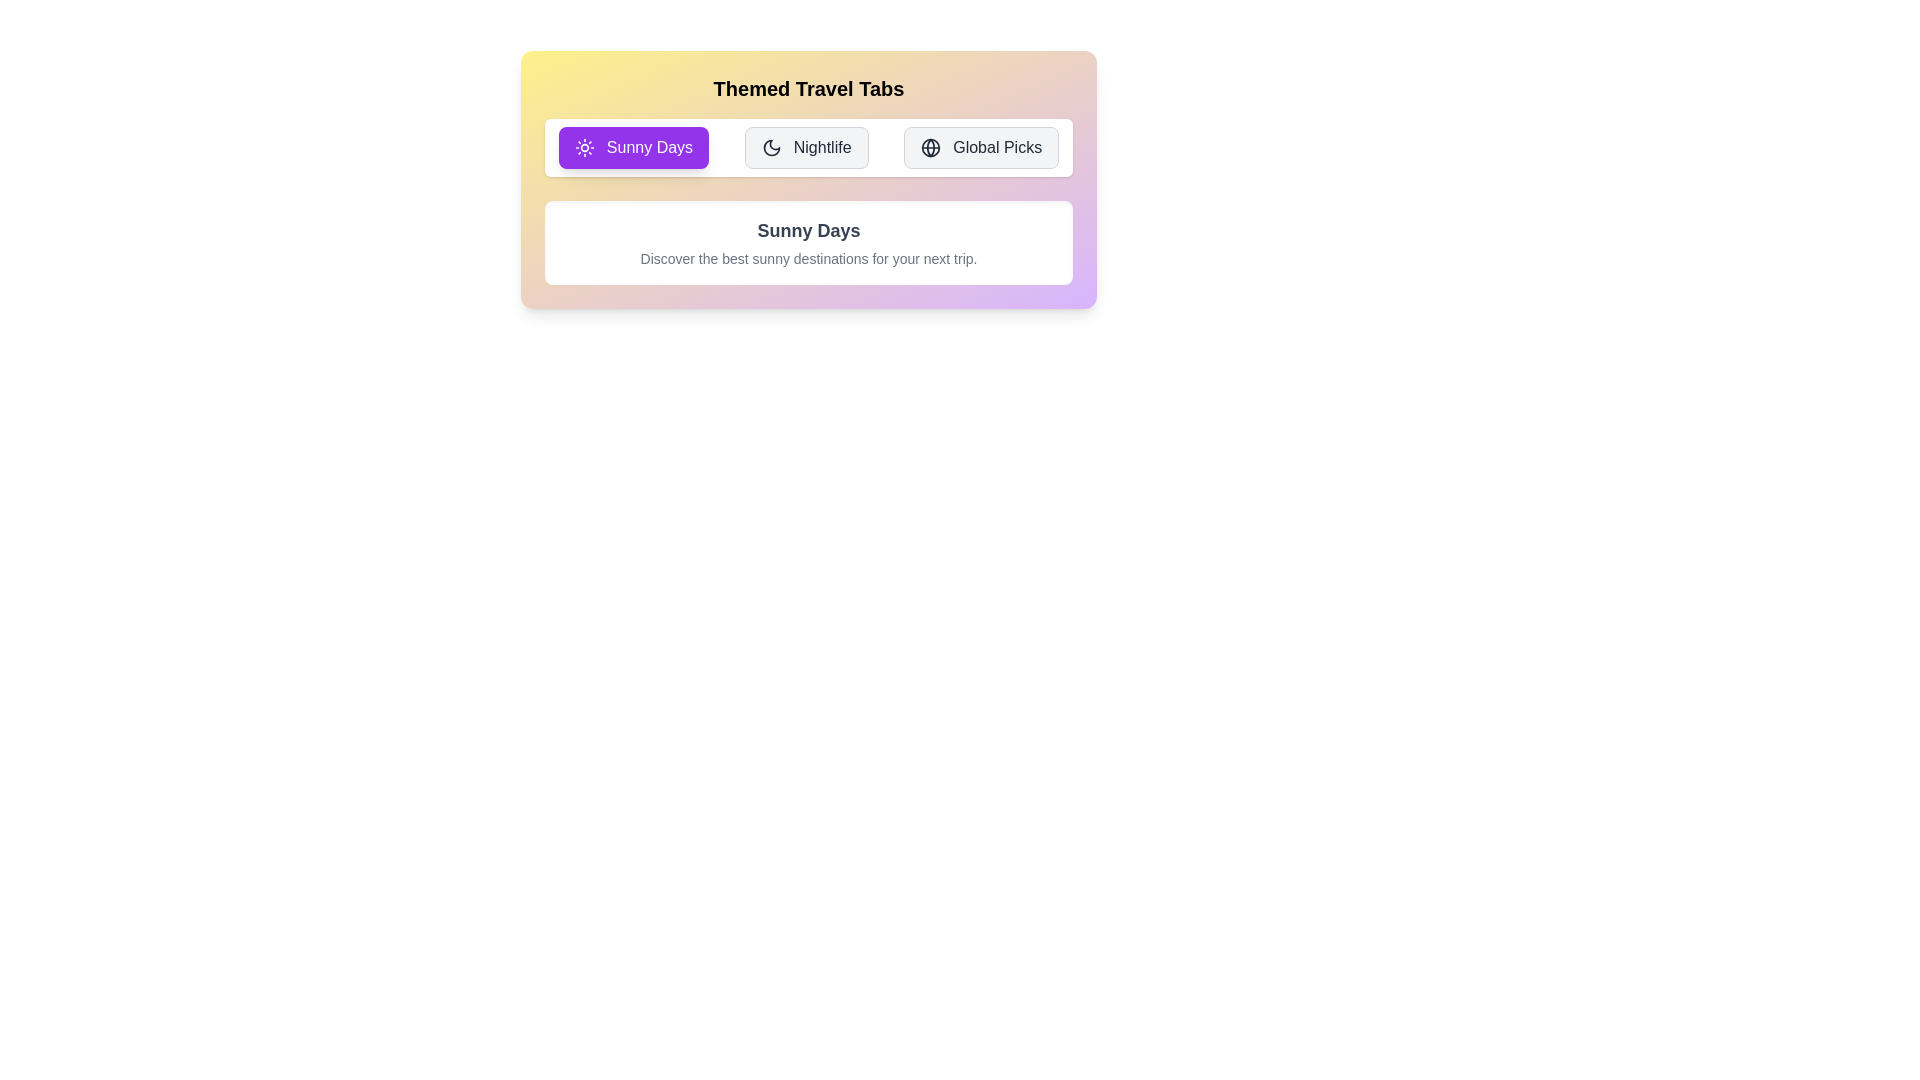 Image resolution: width=1920 pixels, height=1080 pixels. Describe the element at coordinates (981, 146) in the screenshot. I see `the Global Picks tab` at that location.